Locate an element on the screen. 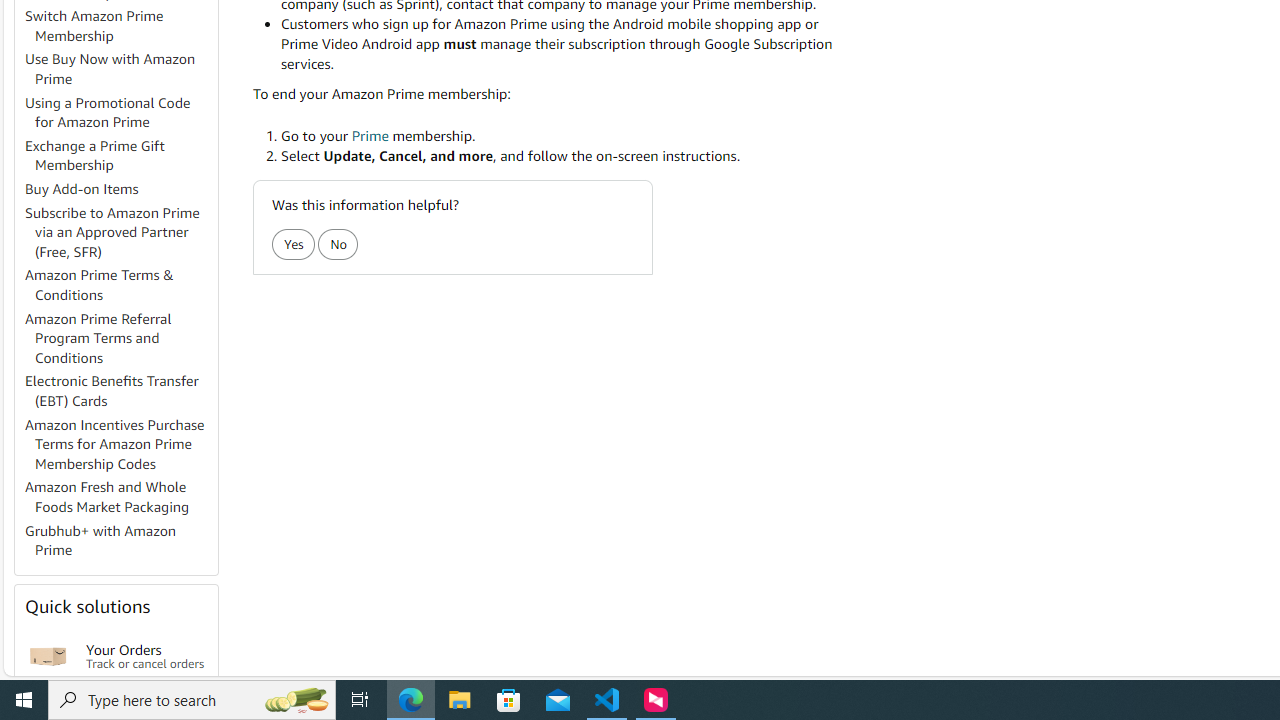 The width and height of the screenshot is (1280, 720). 'Buy Add-on Items' is located at coordinates (81, 189).